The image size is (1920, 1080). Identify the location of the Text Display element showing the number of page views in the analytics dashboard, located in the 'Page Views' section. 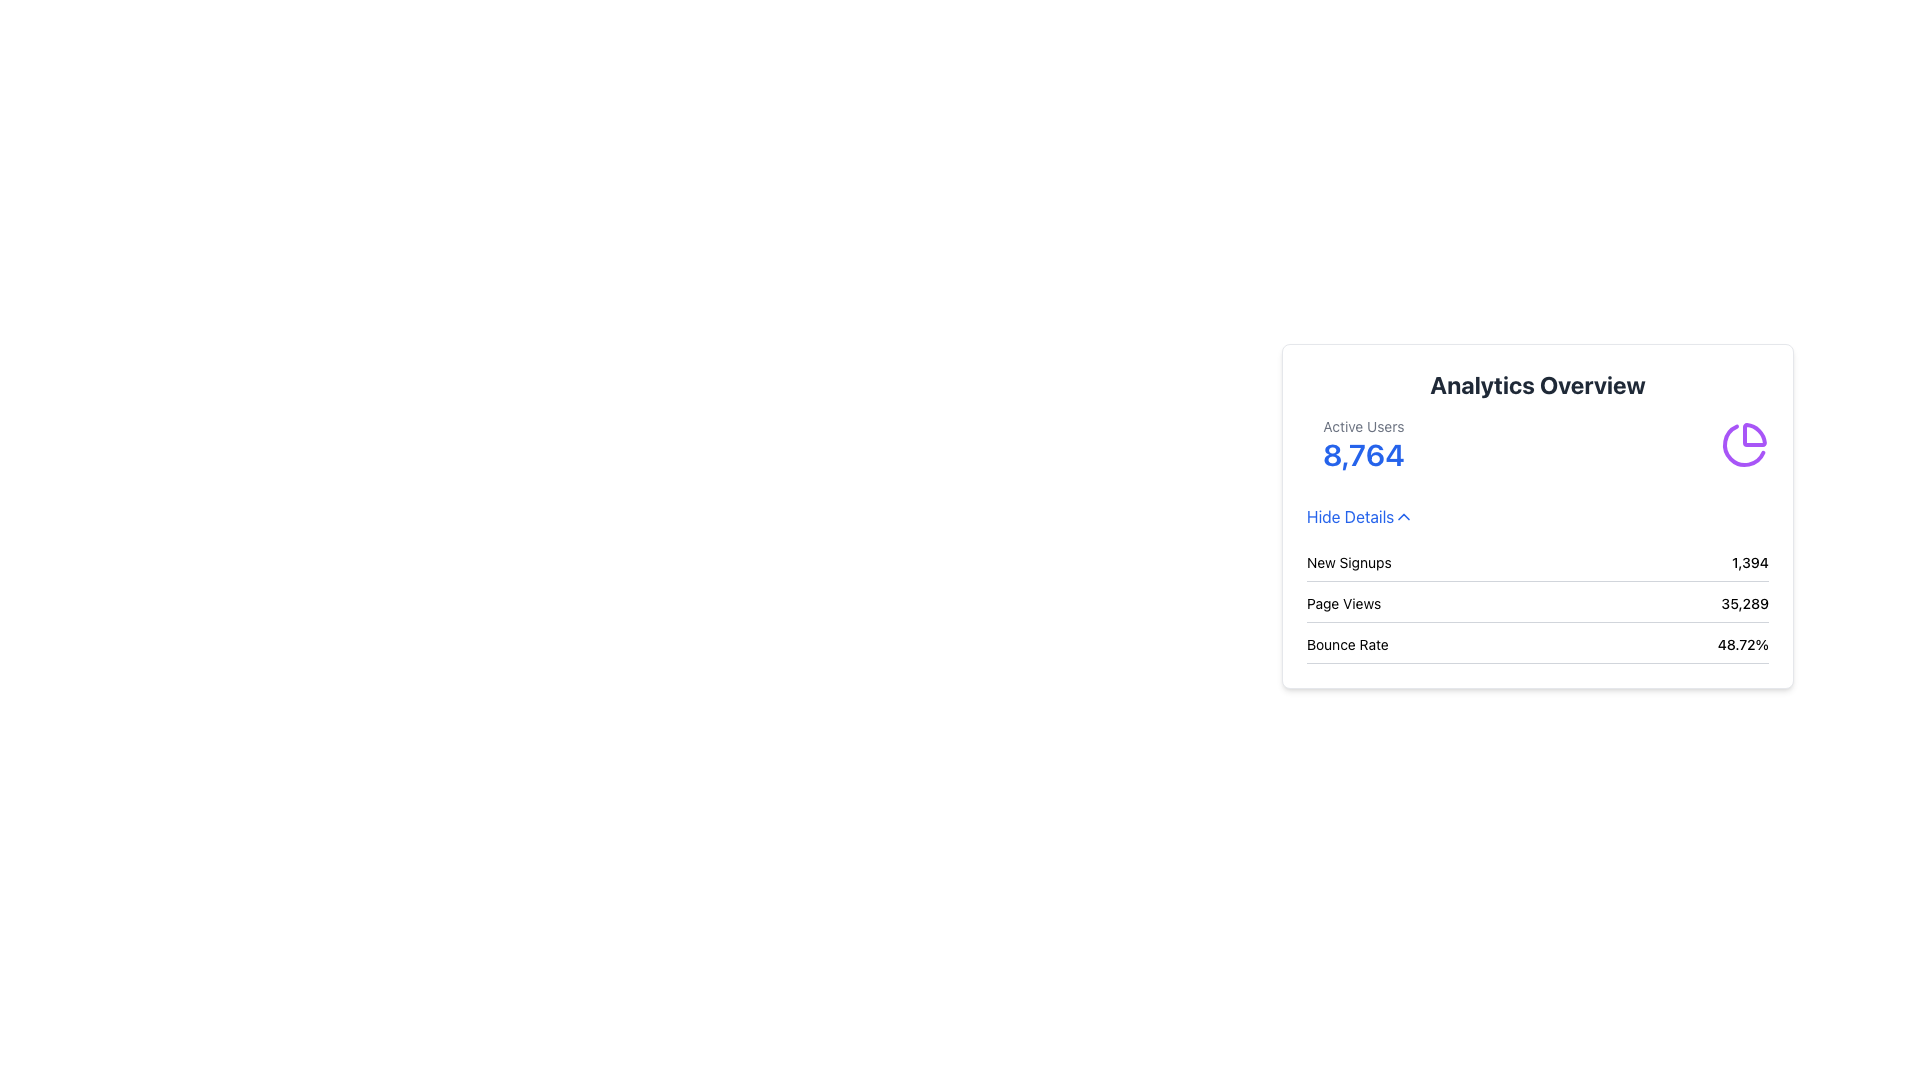
(1744, 603).